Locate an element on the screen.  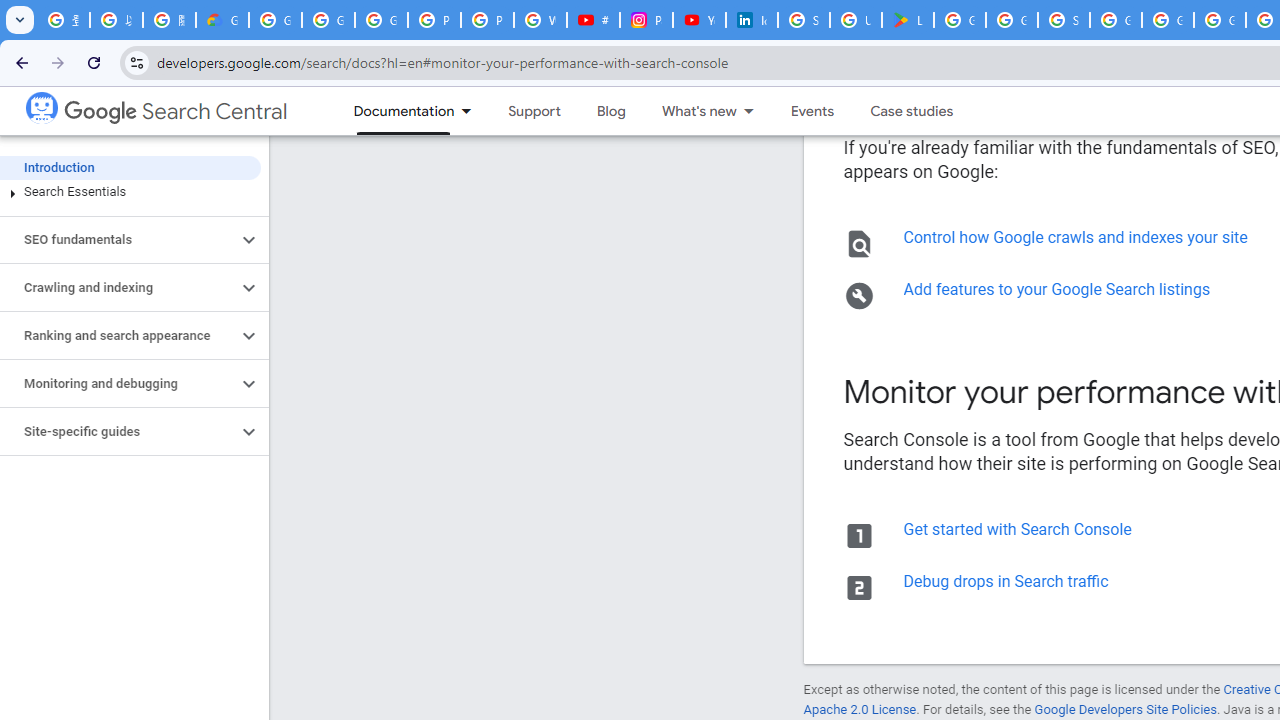
'What' is located at coordinates (689, 111).